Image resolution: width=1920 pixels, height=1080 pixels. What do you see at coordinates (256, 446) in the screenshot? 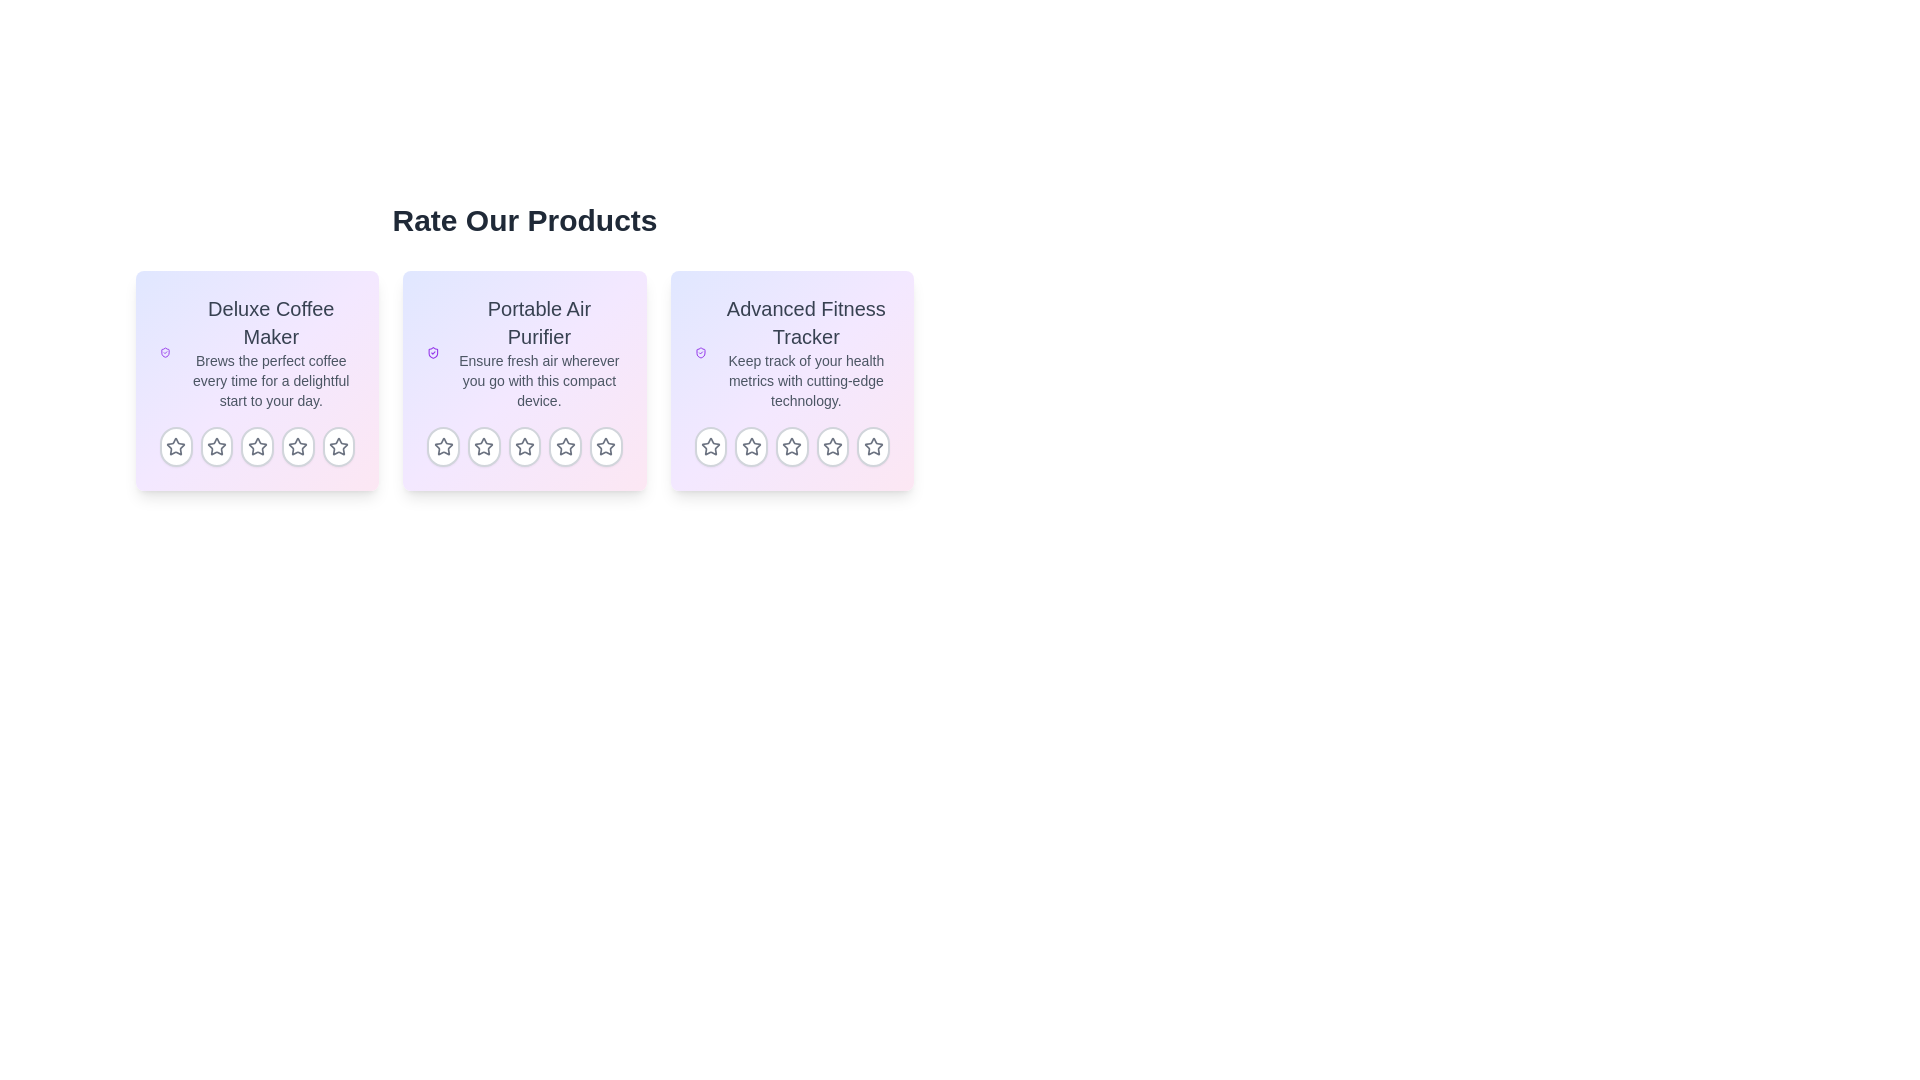
I see `the interactive star rating button, which is the third button in a row of five located below the Deluxe Coffee Maker product description` at bounding box center [256, 446].